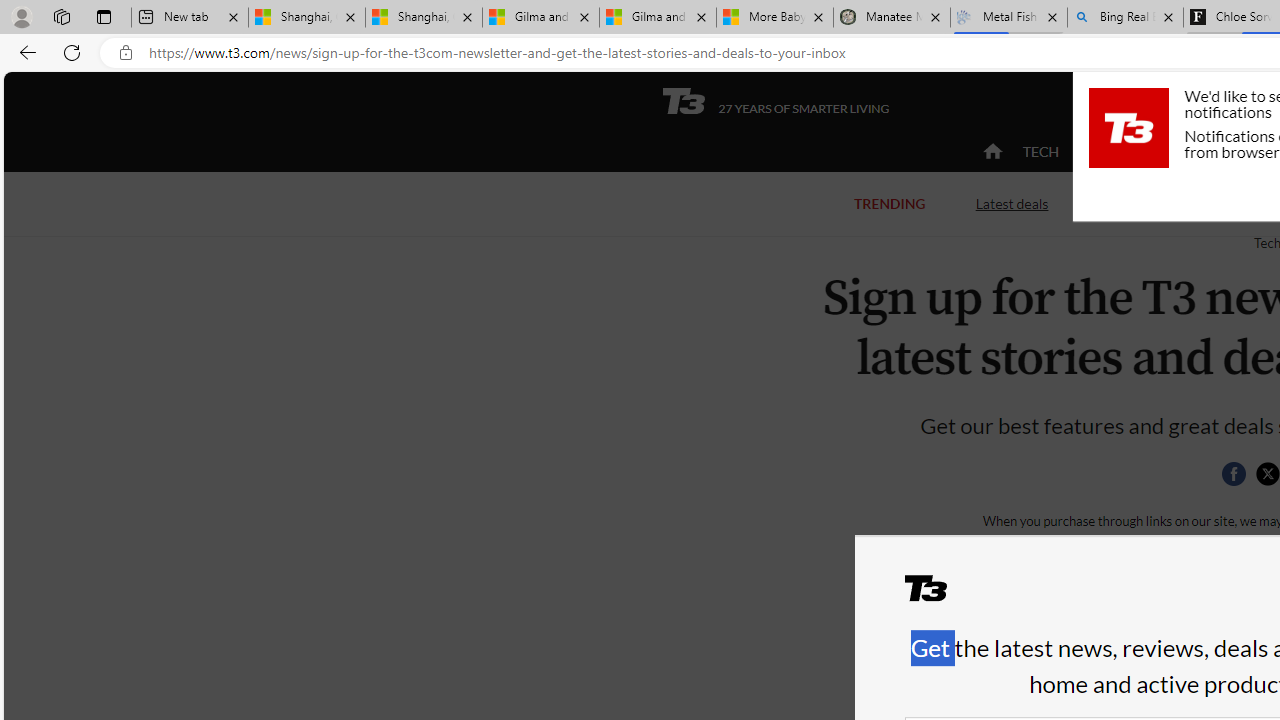 Image resolution: width=1280 pixels, height=720 pixels. I want to click on 'TECH', so click(1040, 150).